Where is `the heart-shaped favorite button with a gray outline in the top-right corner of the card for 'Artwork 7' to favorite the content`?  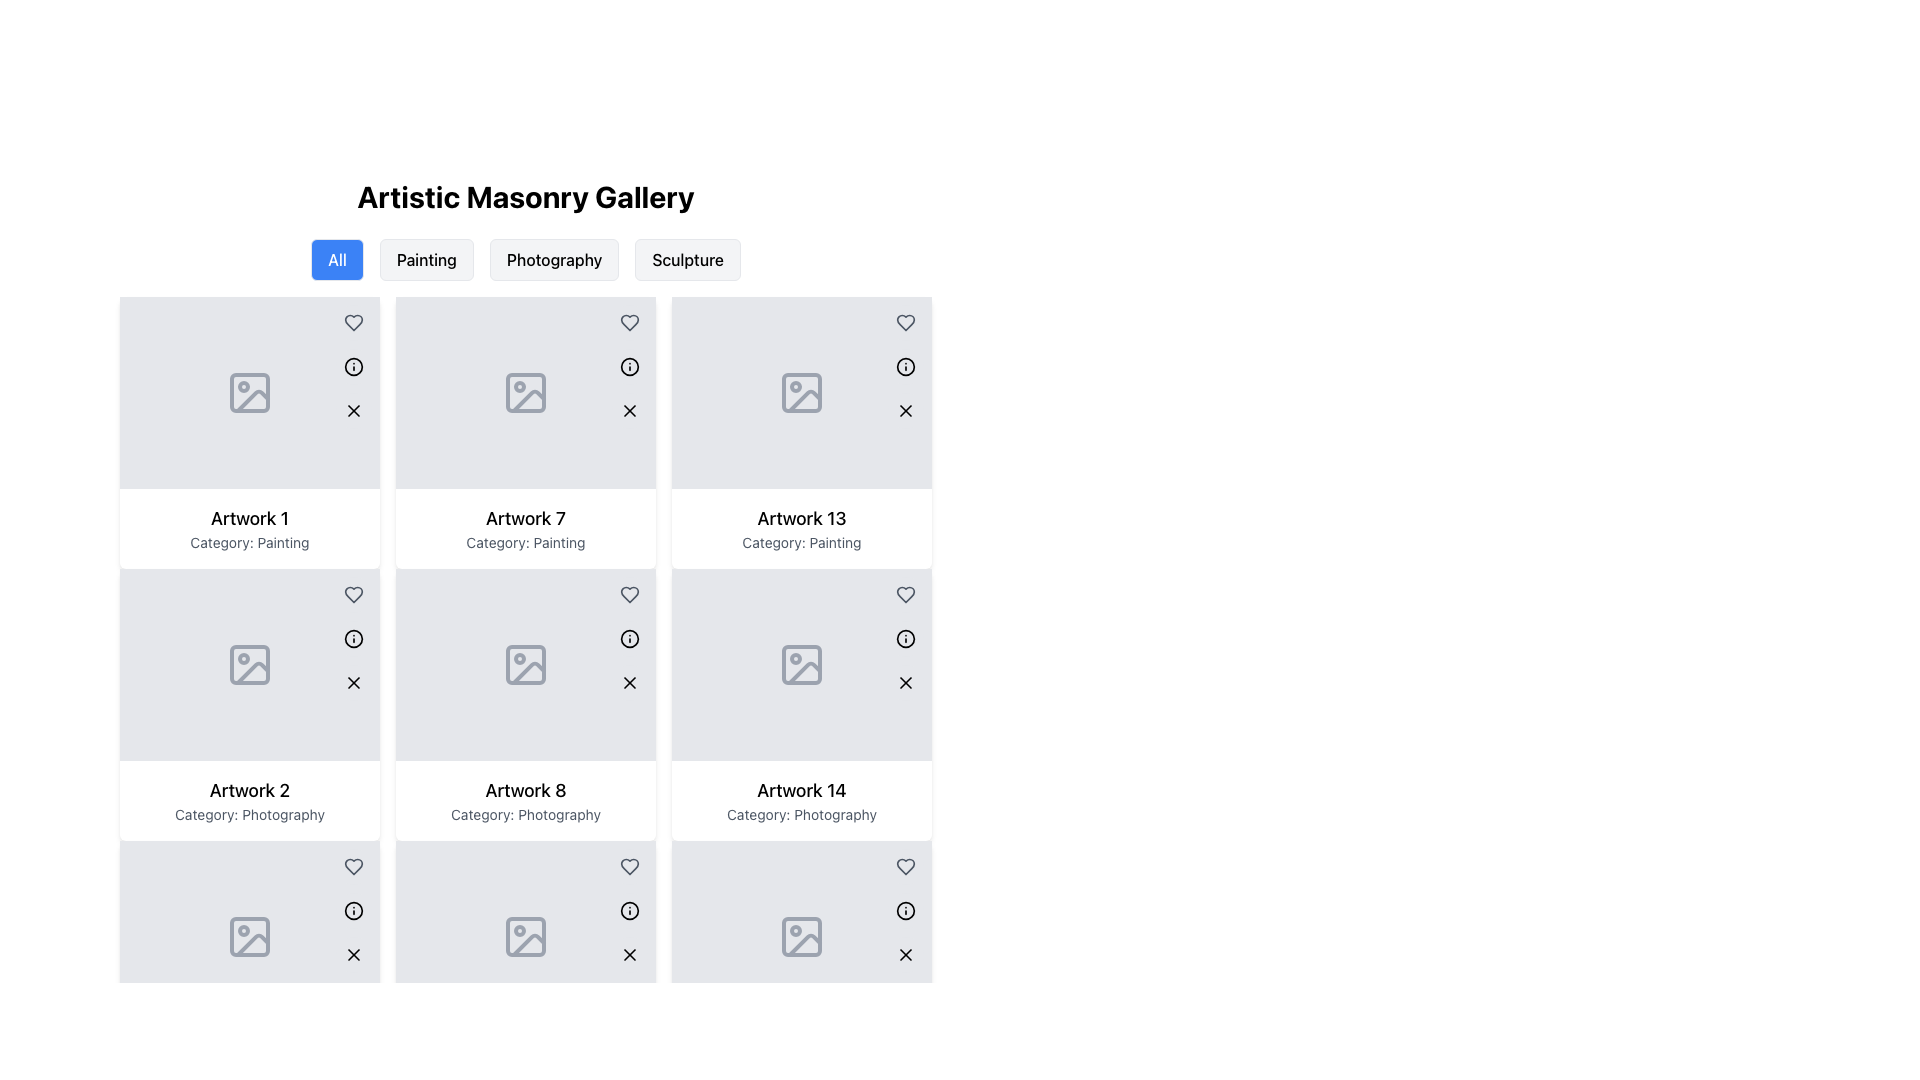 the heart-shaped favorite button with a gray outline in the top-right corner of the card for 'Artwork 7' to favorite the content is located at coordinates (628, 593).